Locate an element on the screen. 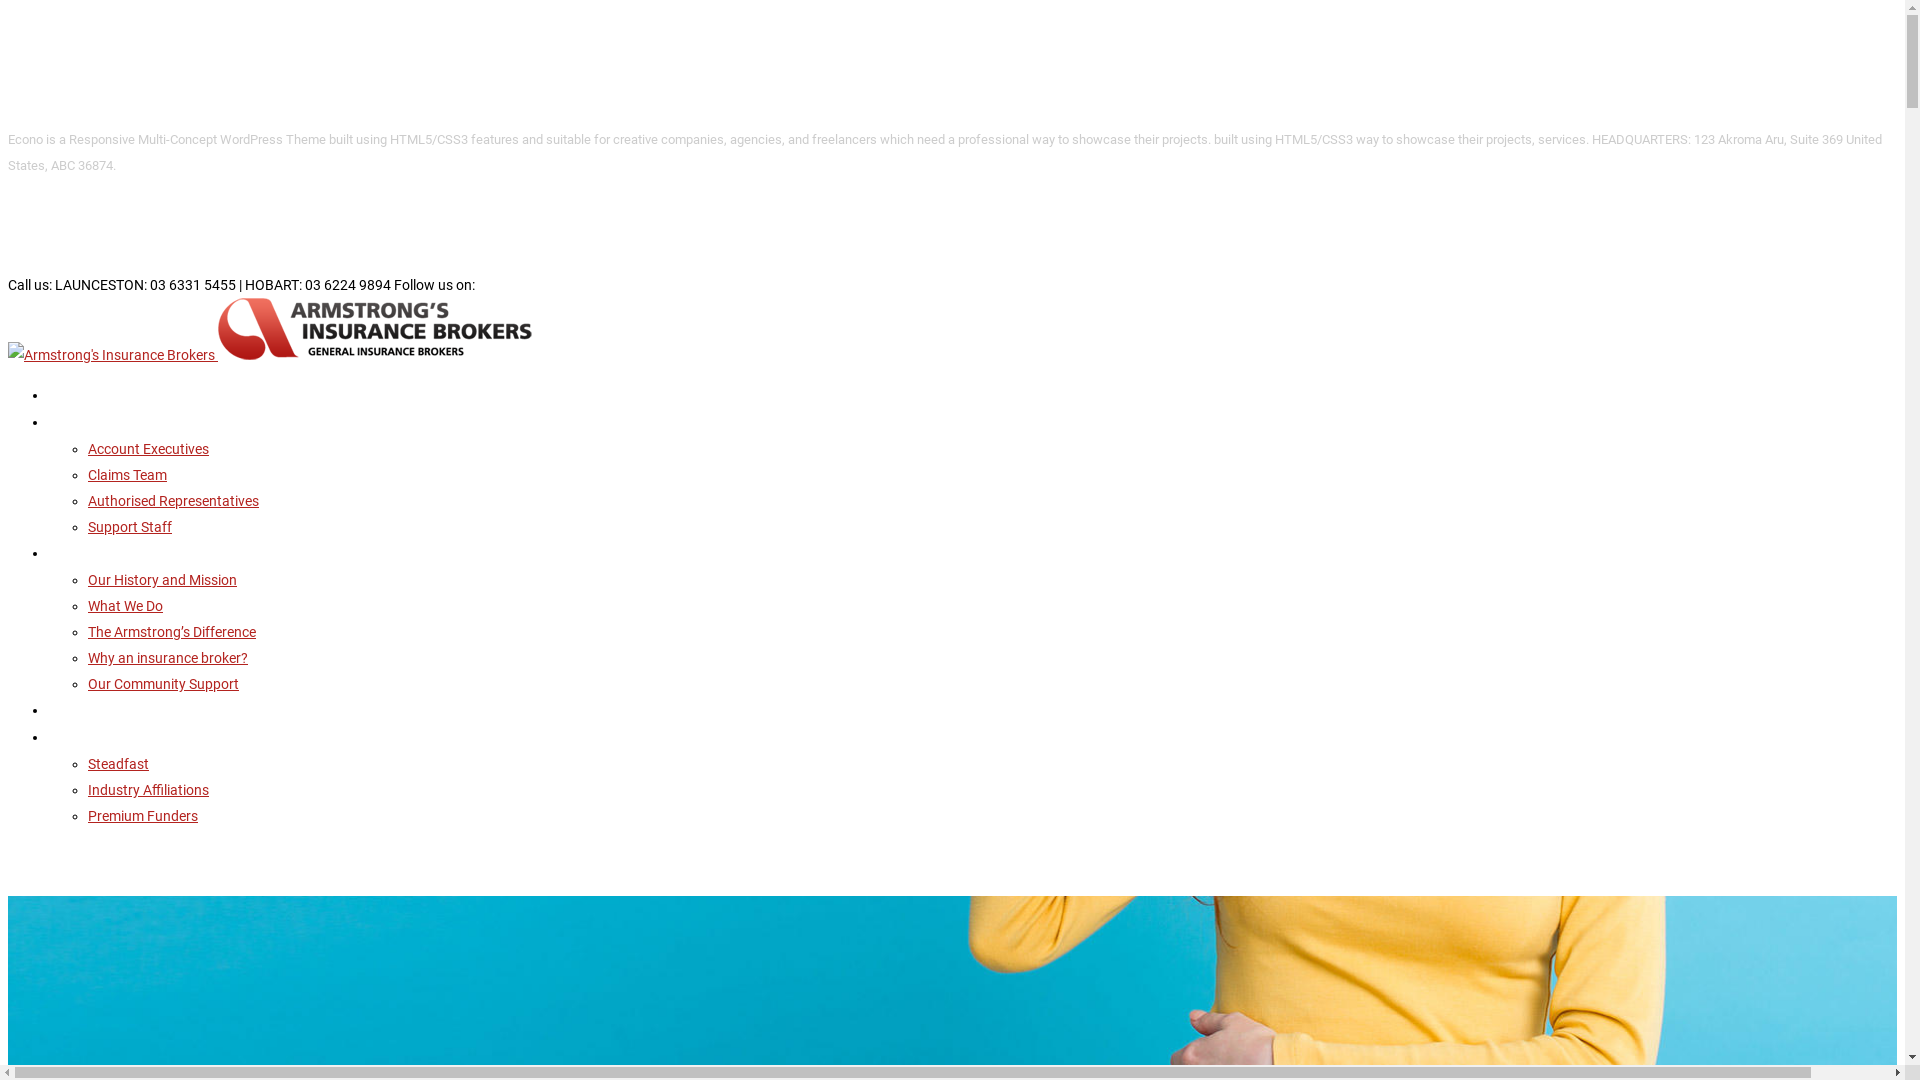 Image resolution: width=1920 pixels, height=1080 pixels. 'Steadfast' is located at coordinates (117, 763).